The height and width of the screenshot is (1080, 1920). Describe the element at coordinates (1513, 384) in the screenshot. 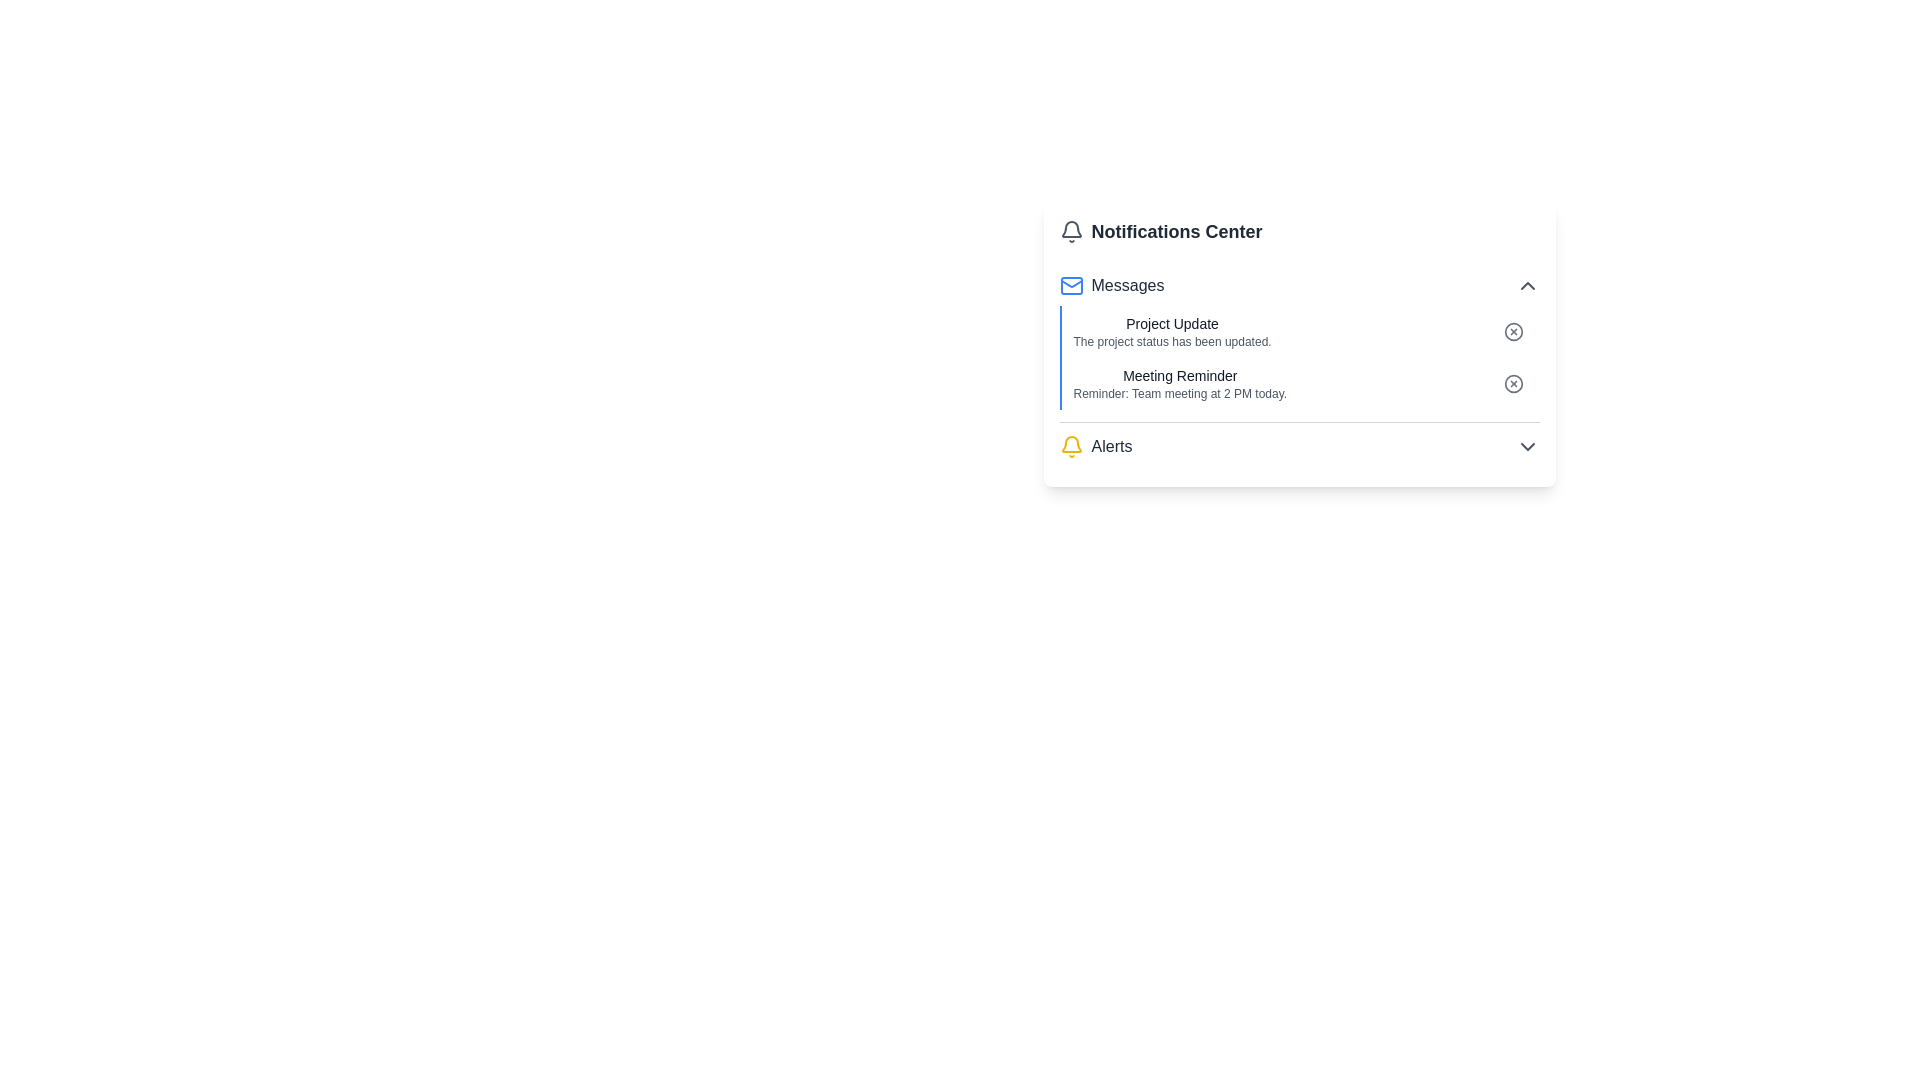

I see `the circular icon button with a cross inside, located to the right of the 'Meeting Reminder' text under the 'Messages' section in the Notifications Center card` at that location.